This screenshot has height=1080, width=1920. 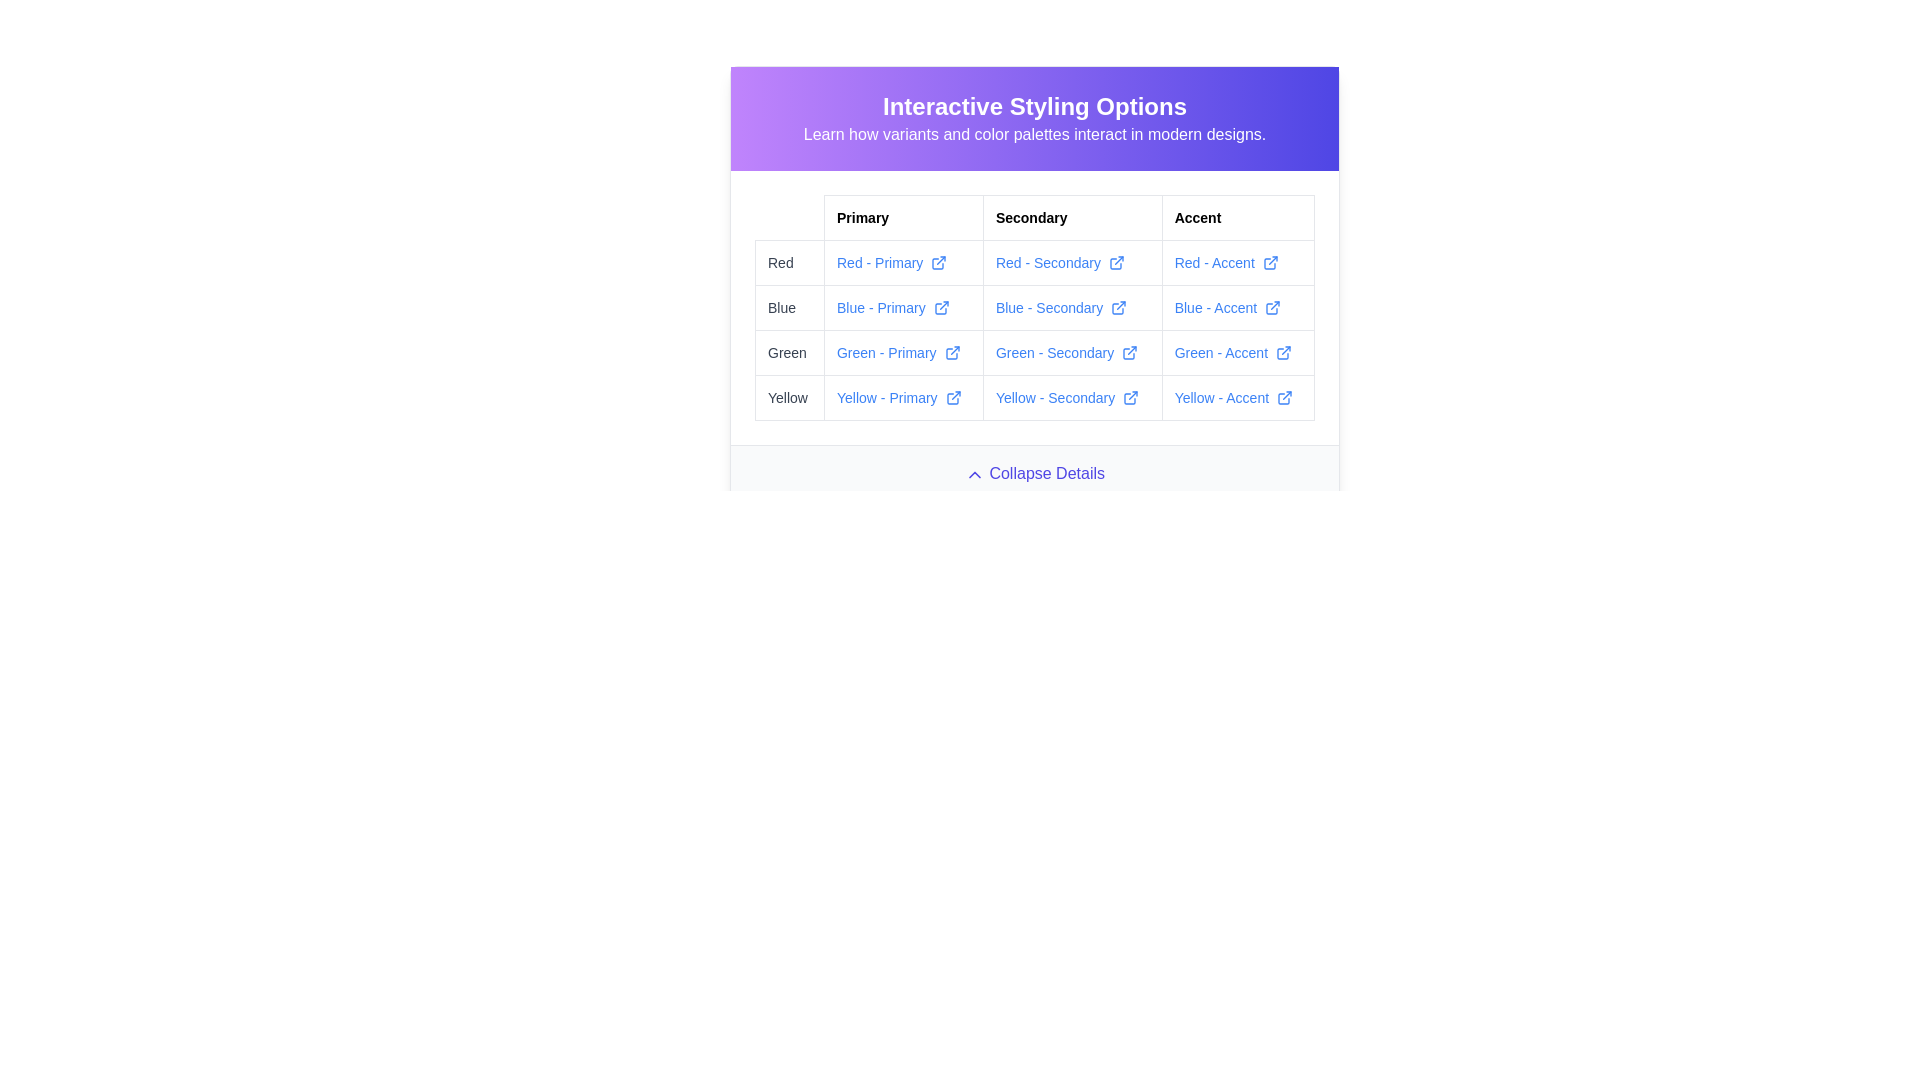 What do you see at coordinates (1115, 261) in the screenshot?
I see `the external link icon adjacent to the 'Red - Secondary' text in the 'Secondary' column of the table` at bounding box center [1115, 261].